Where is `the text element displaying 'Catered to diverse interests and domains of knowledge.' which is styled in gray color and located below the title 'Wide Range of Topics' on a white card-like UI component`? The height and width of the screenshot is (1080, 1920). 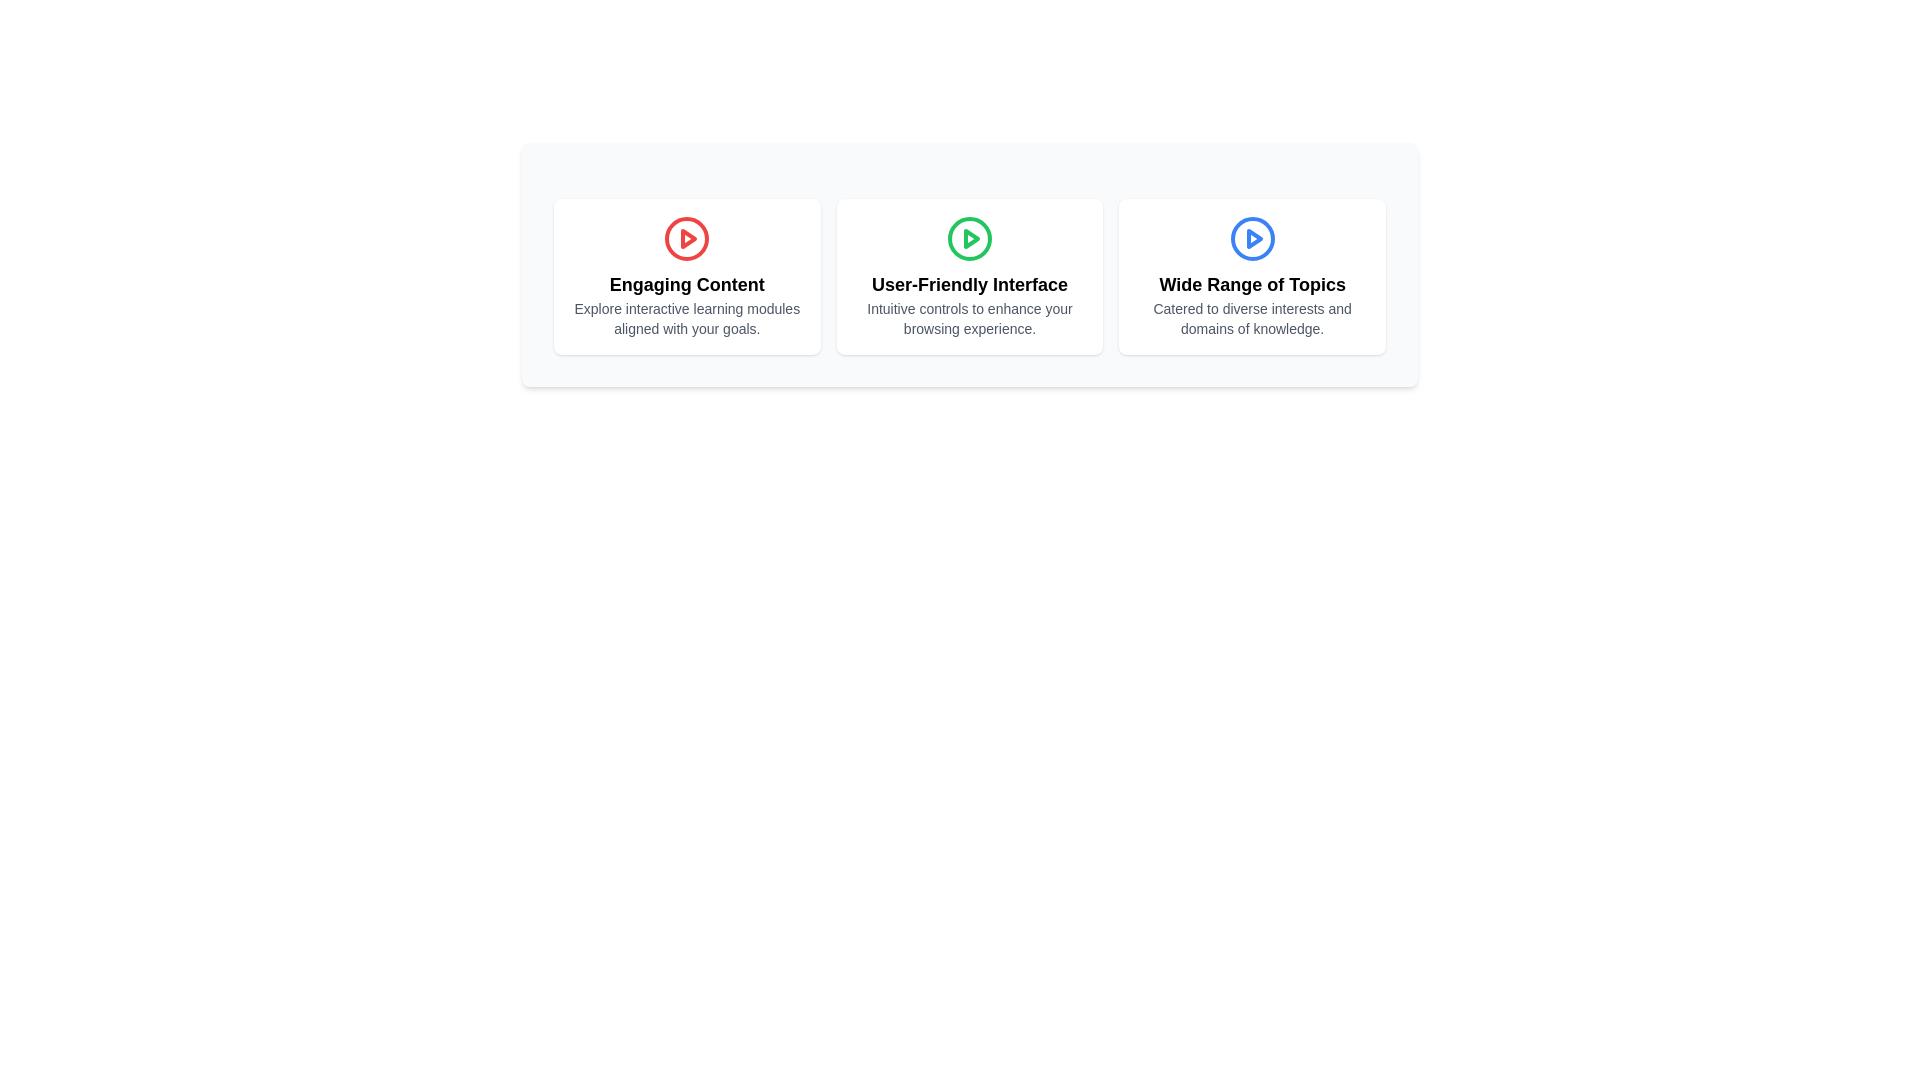
the text element displaying 'Catered to diverse interests and domains of knowledge.' which is styled in gray color and located below the title 'Wide Range of Topics' on a white card-like UI component is located at coordinates (1251, 318).